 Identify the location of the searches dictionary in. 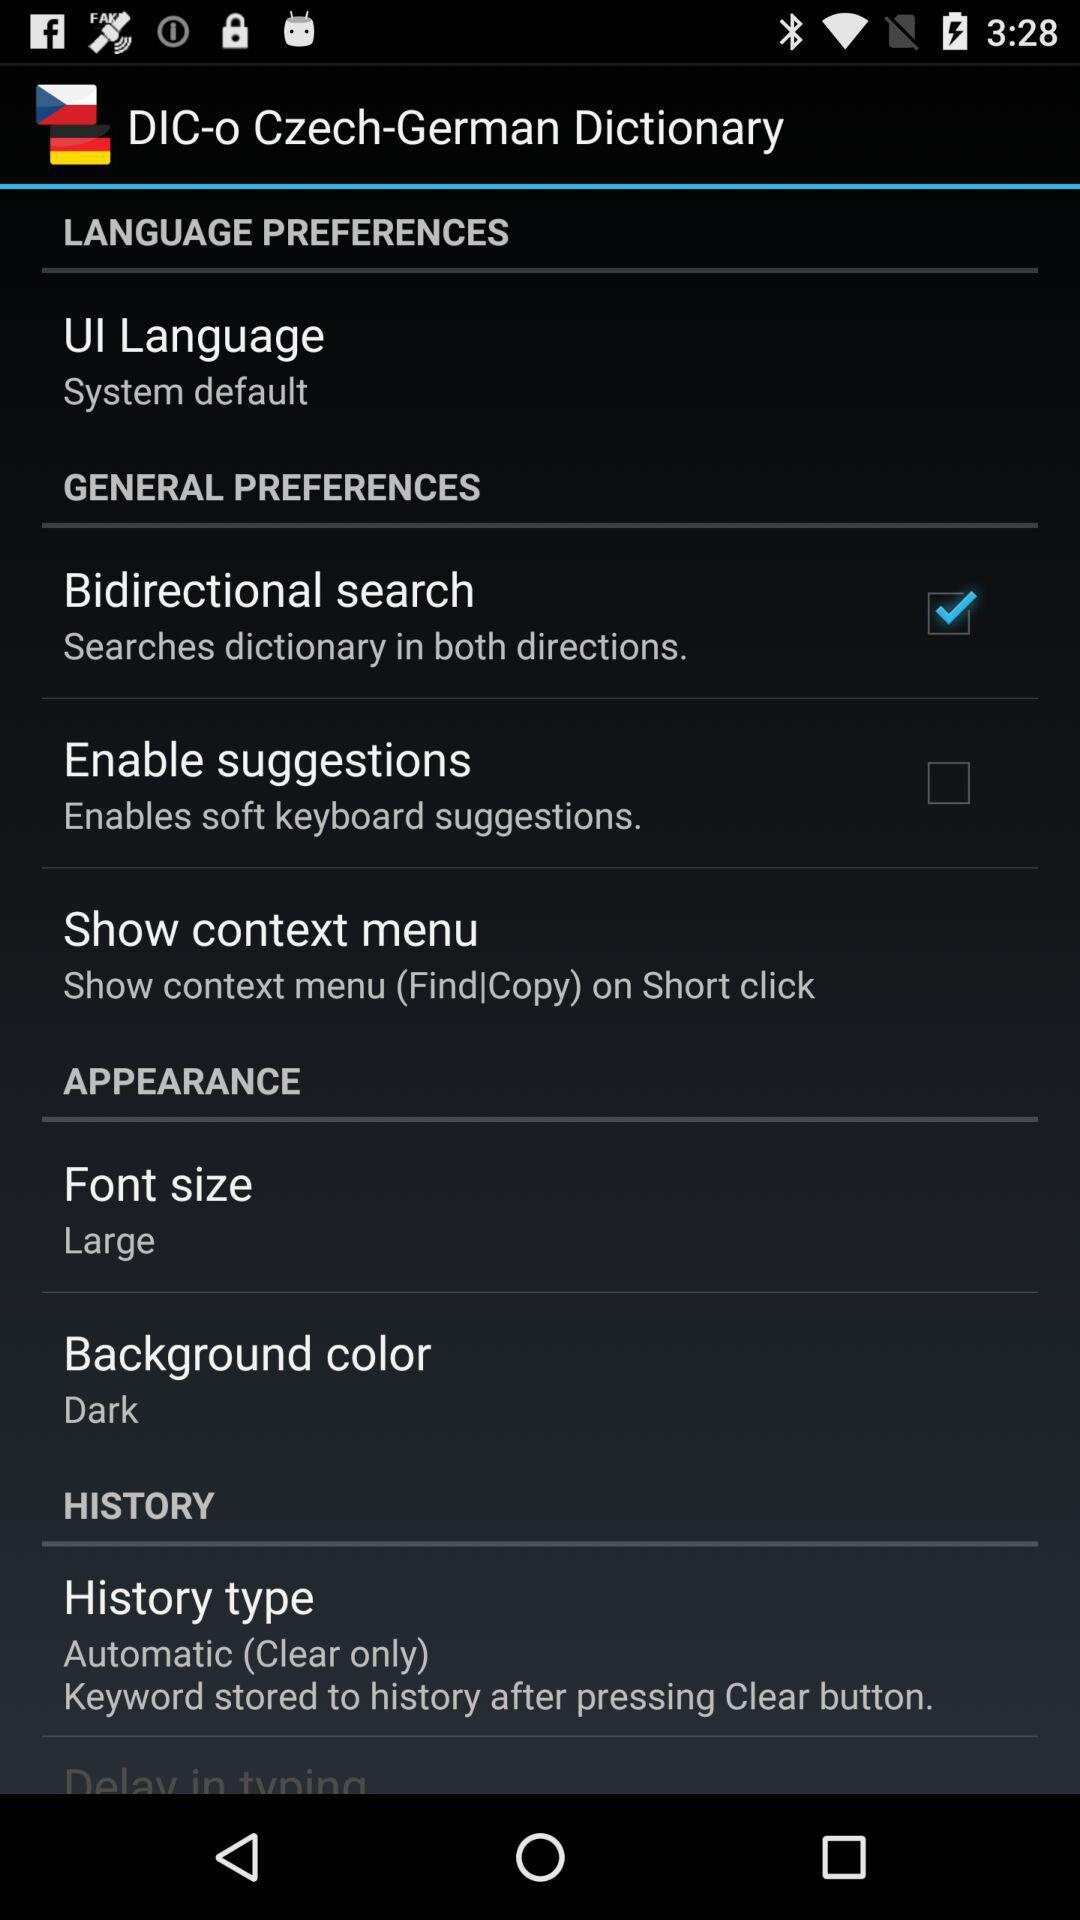
(375, 644).